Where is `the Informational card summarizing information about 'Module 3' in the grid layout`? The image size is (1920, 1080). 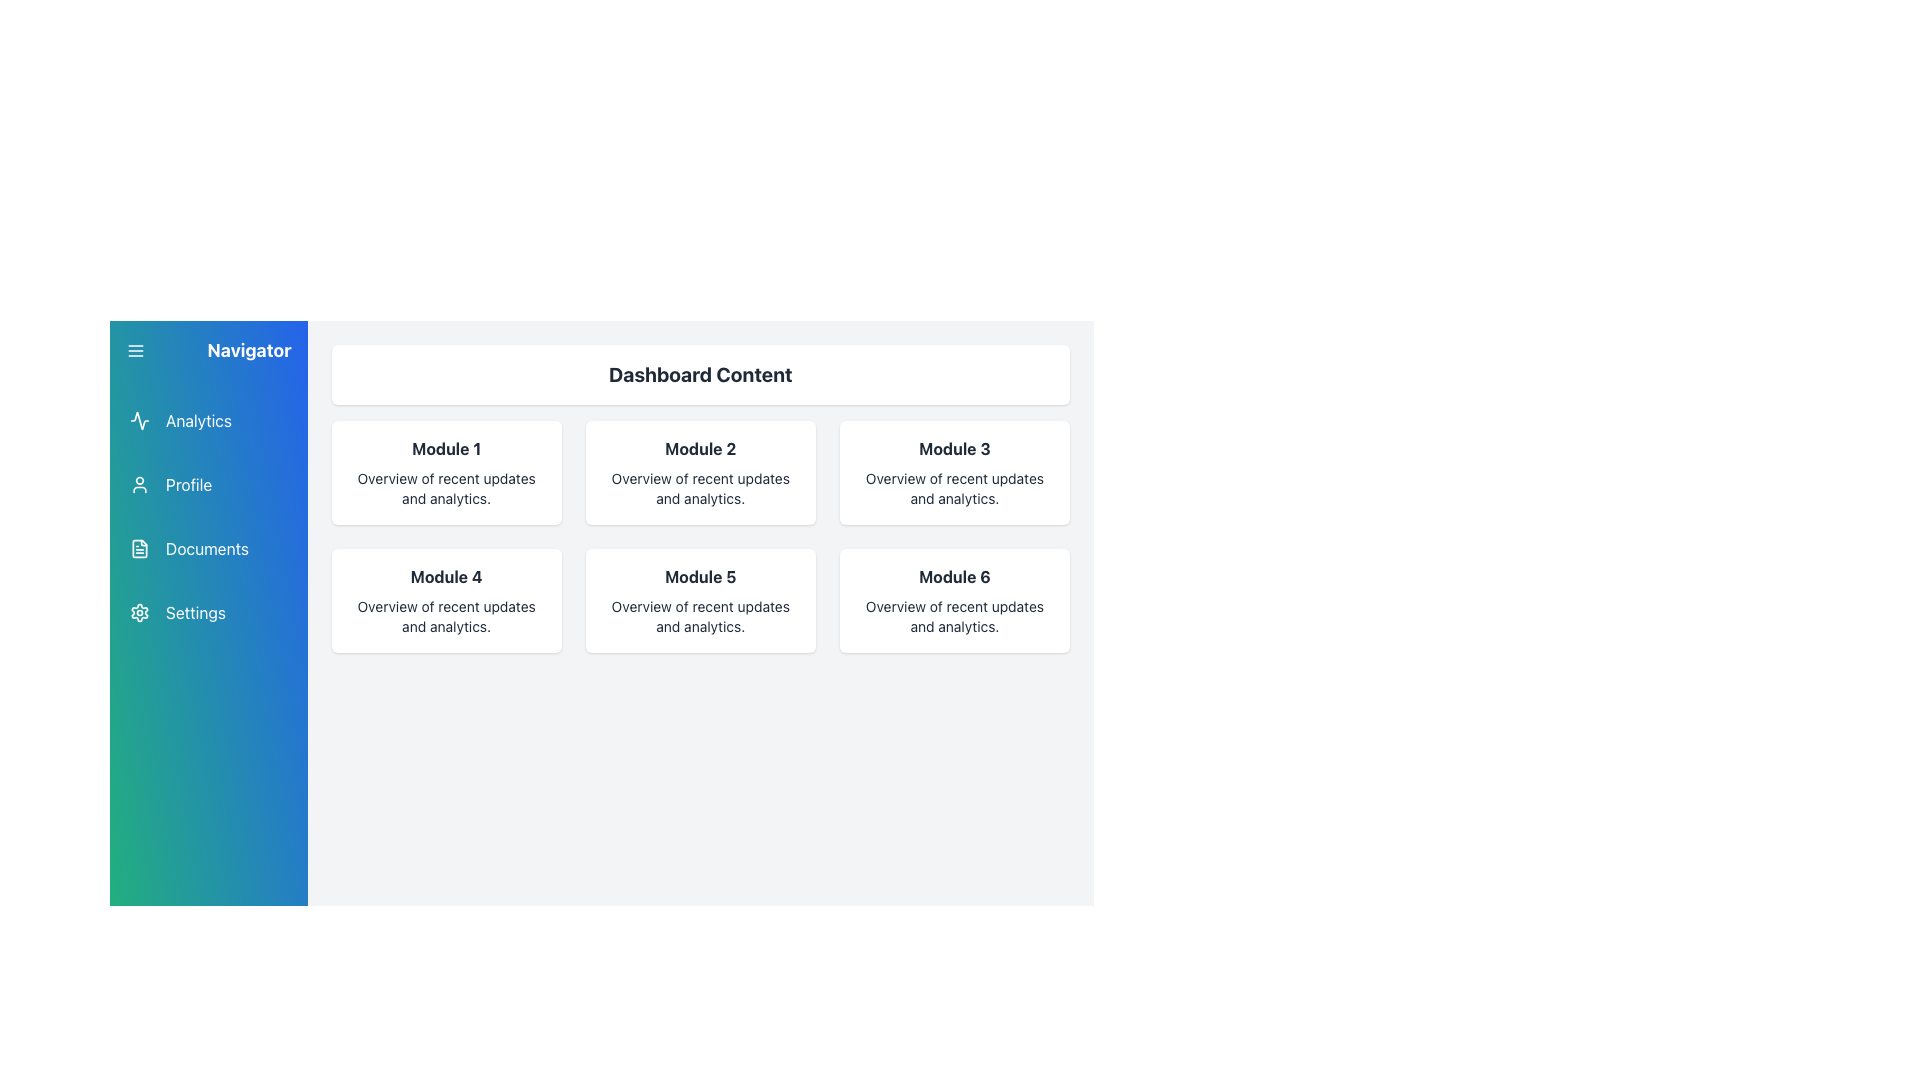 the Informational card summarizing information about 'Module 3' in the grid layout is located at coordinates (954, 473).